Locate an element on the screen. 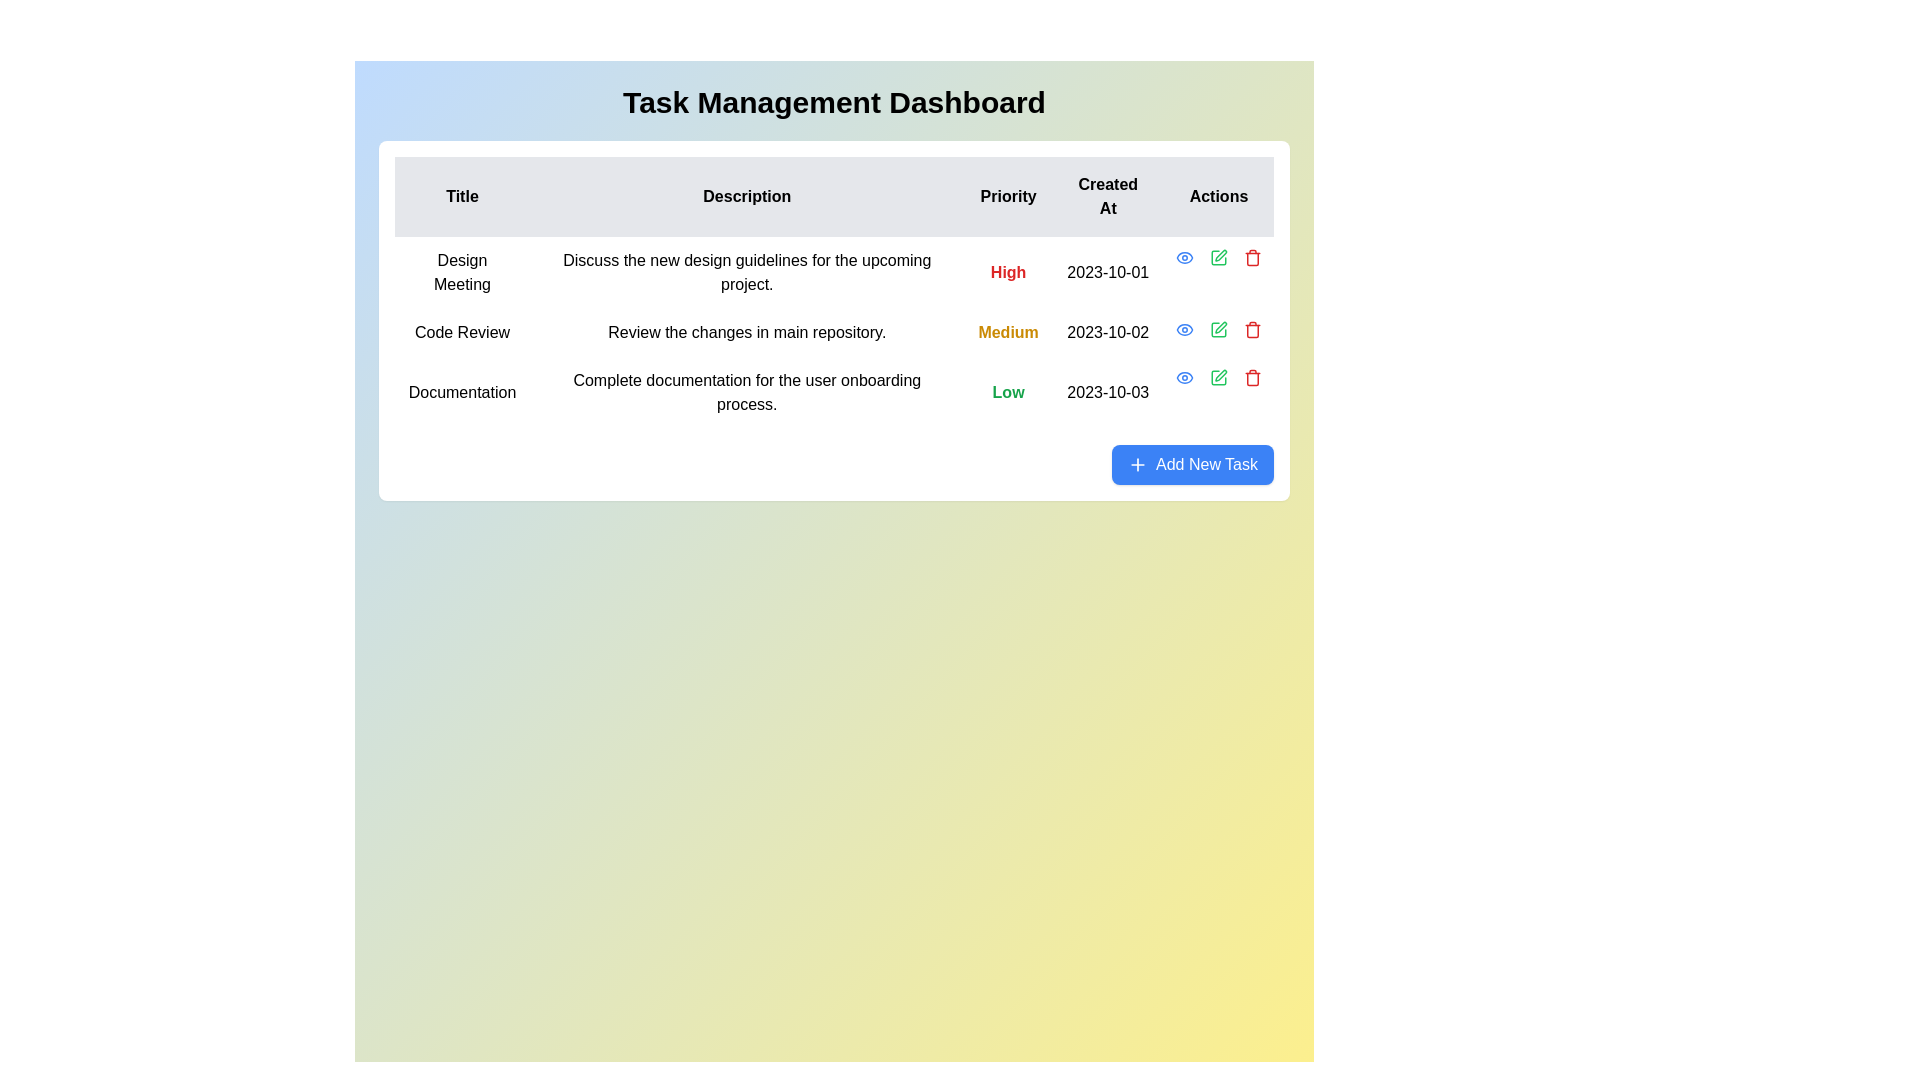 The width and height of the screenshot is (1920, 1080). text from the 'Code Review' title label in the task management dashboard, located in the task table under the 'Title' column is located at coordinates (461, 331).